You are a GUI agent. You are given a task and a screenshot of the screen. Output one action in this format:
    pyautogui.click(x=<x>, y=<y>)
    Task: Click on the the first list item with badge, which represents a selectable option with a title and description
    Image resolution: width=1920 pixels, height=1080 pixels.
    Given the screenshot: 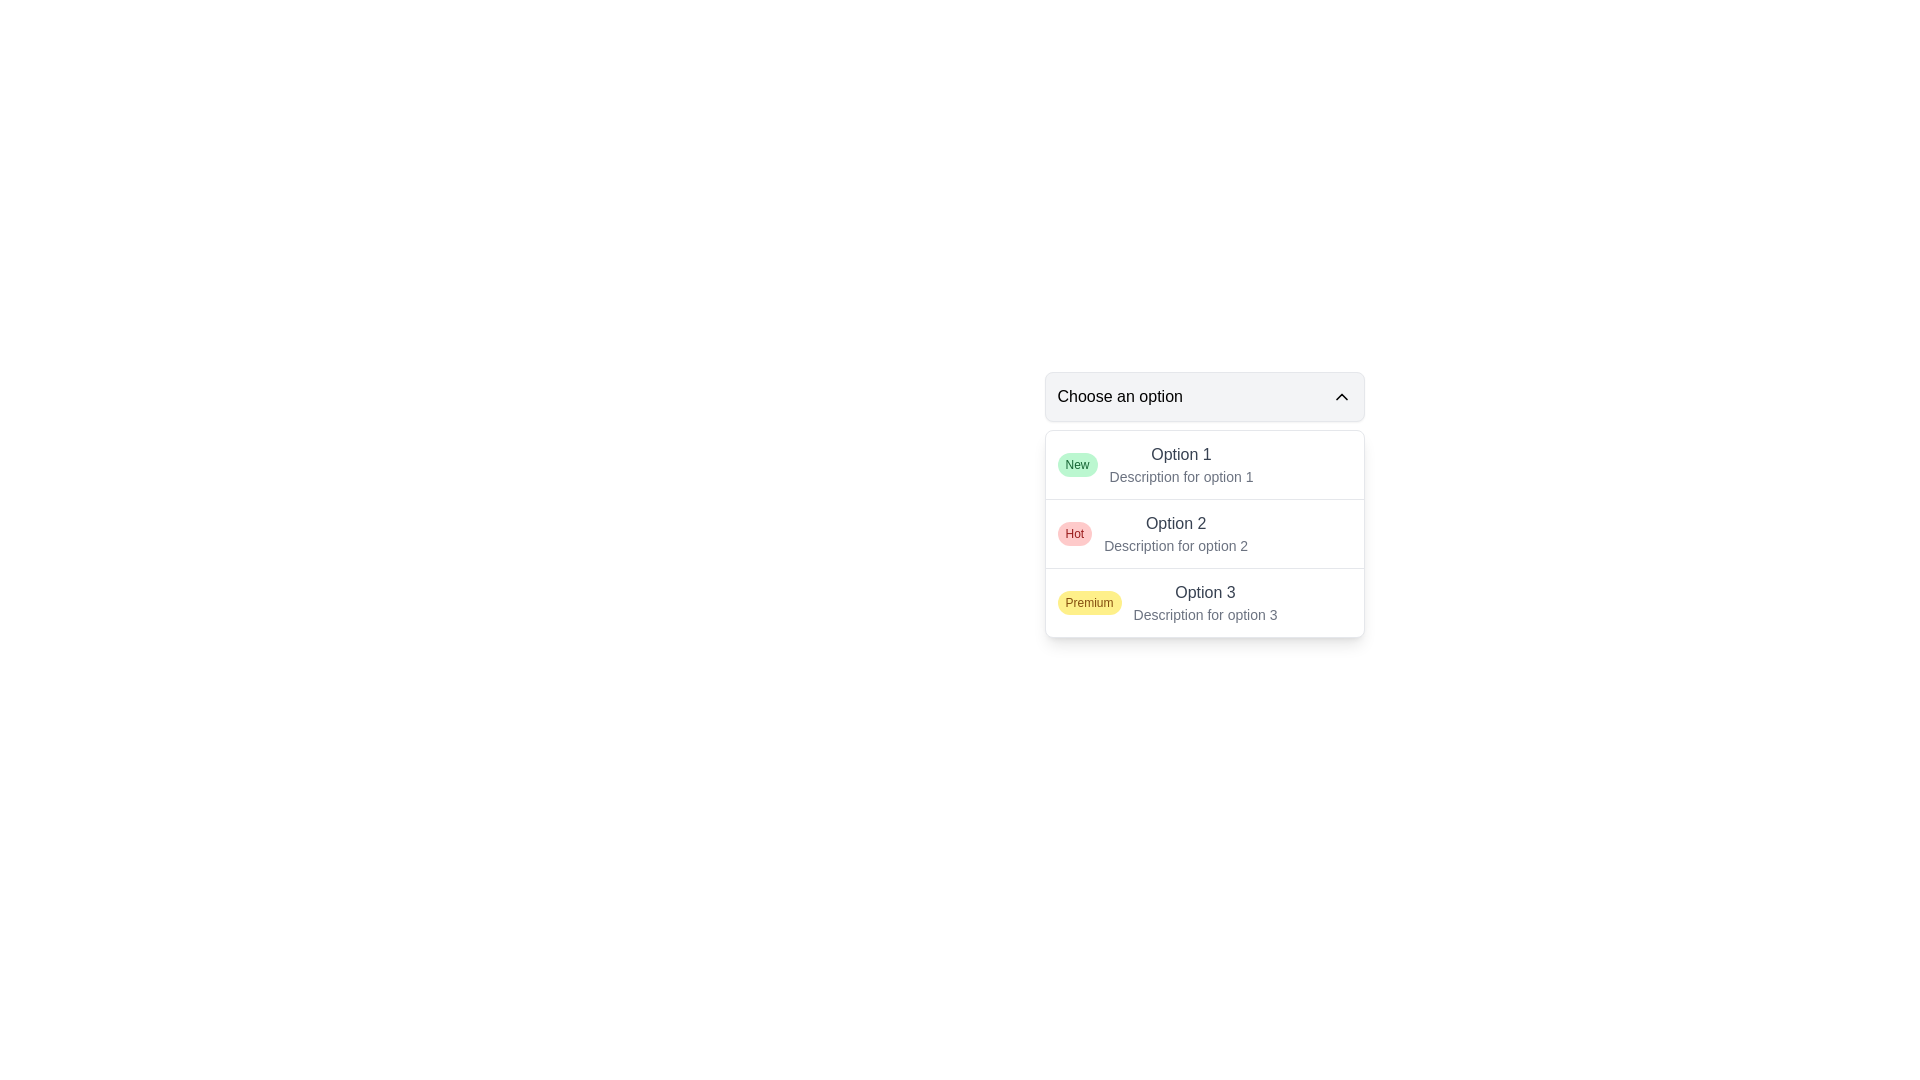 What is the action you would take?
    pyautogui.click(x=1203, y=465)
    